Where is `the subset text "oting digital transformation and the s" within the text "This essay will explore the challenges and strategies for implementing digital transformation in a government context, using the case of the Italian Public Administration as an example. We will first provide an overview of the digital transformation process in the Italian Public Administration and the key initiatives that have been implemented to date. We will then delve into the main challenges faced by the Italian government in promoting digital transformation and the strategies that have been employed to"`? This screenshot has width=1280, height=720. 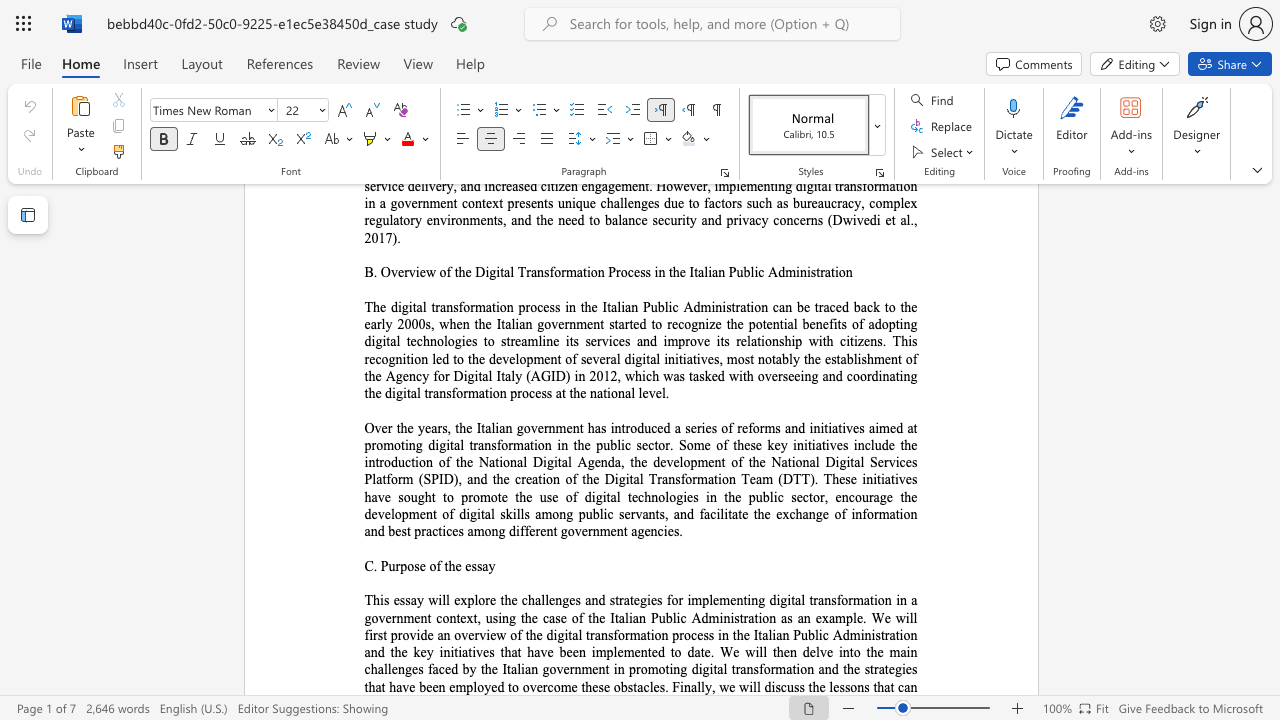 the subset text "oting digital transformation and the s" within the text "This essay will explore the challenges and strategies for implementing digital transformation in a government context, using the case of the Italian Public Administration as an example. We will first provide an overview of the digital transformation process in the Italian Public Administration and the key initiatives that have been implemented to date. We will then delve into the main challenges faced by the Italian government in promoting digital transformation and the strategies that have been employed to" is located at coordinates (658, 669).